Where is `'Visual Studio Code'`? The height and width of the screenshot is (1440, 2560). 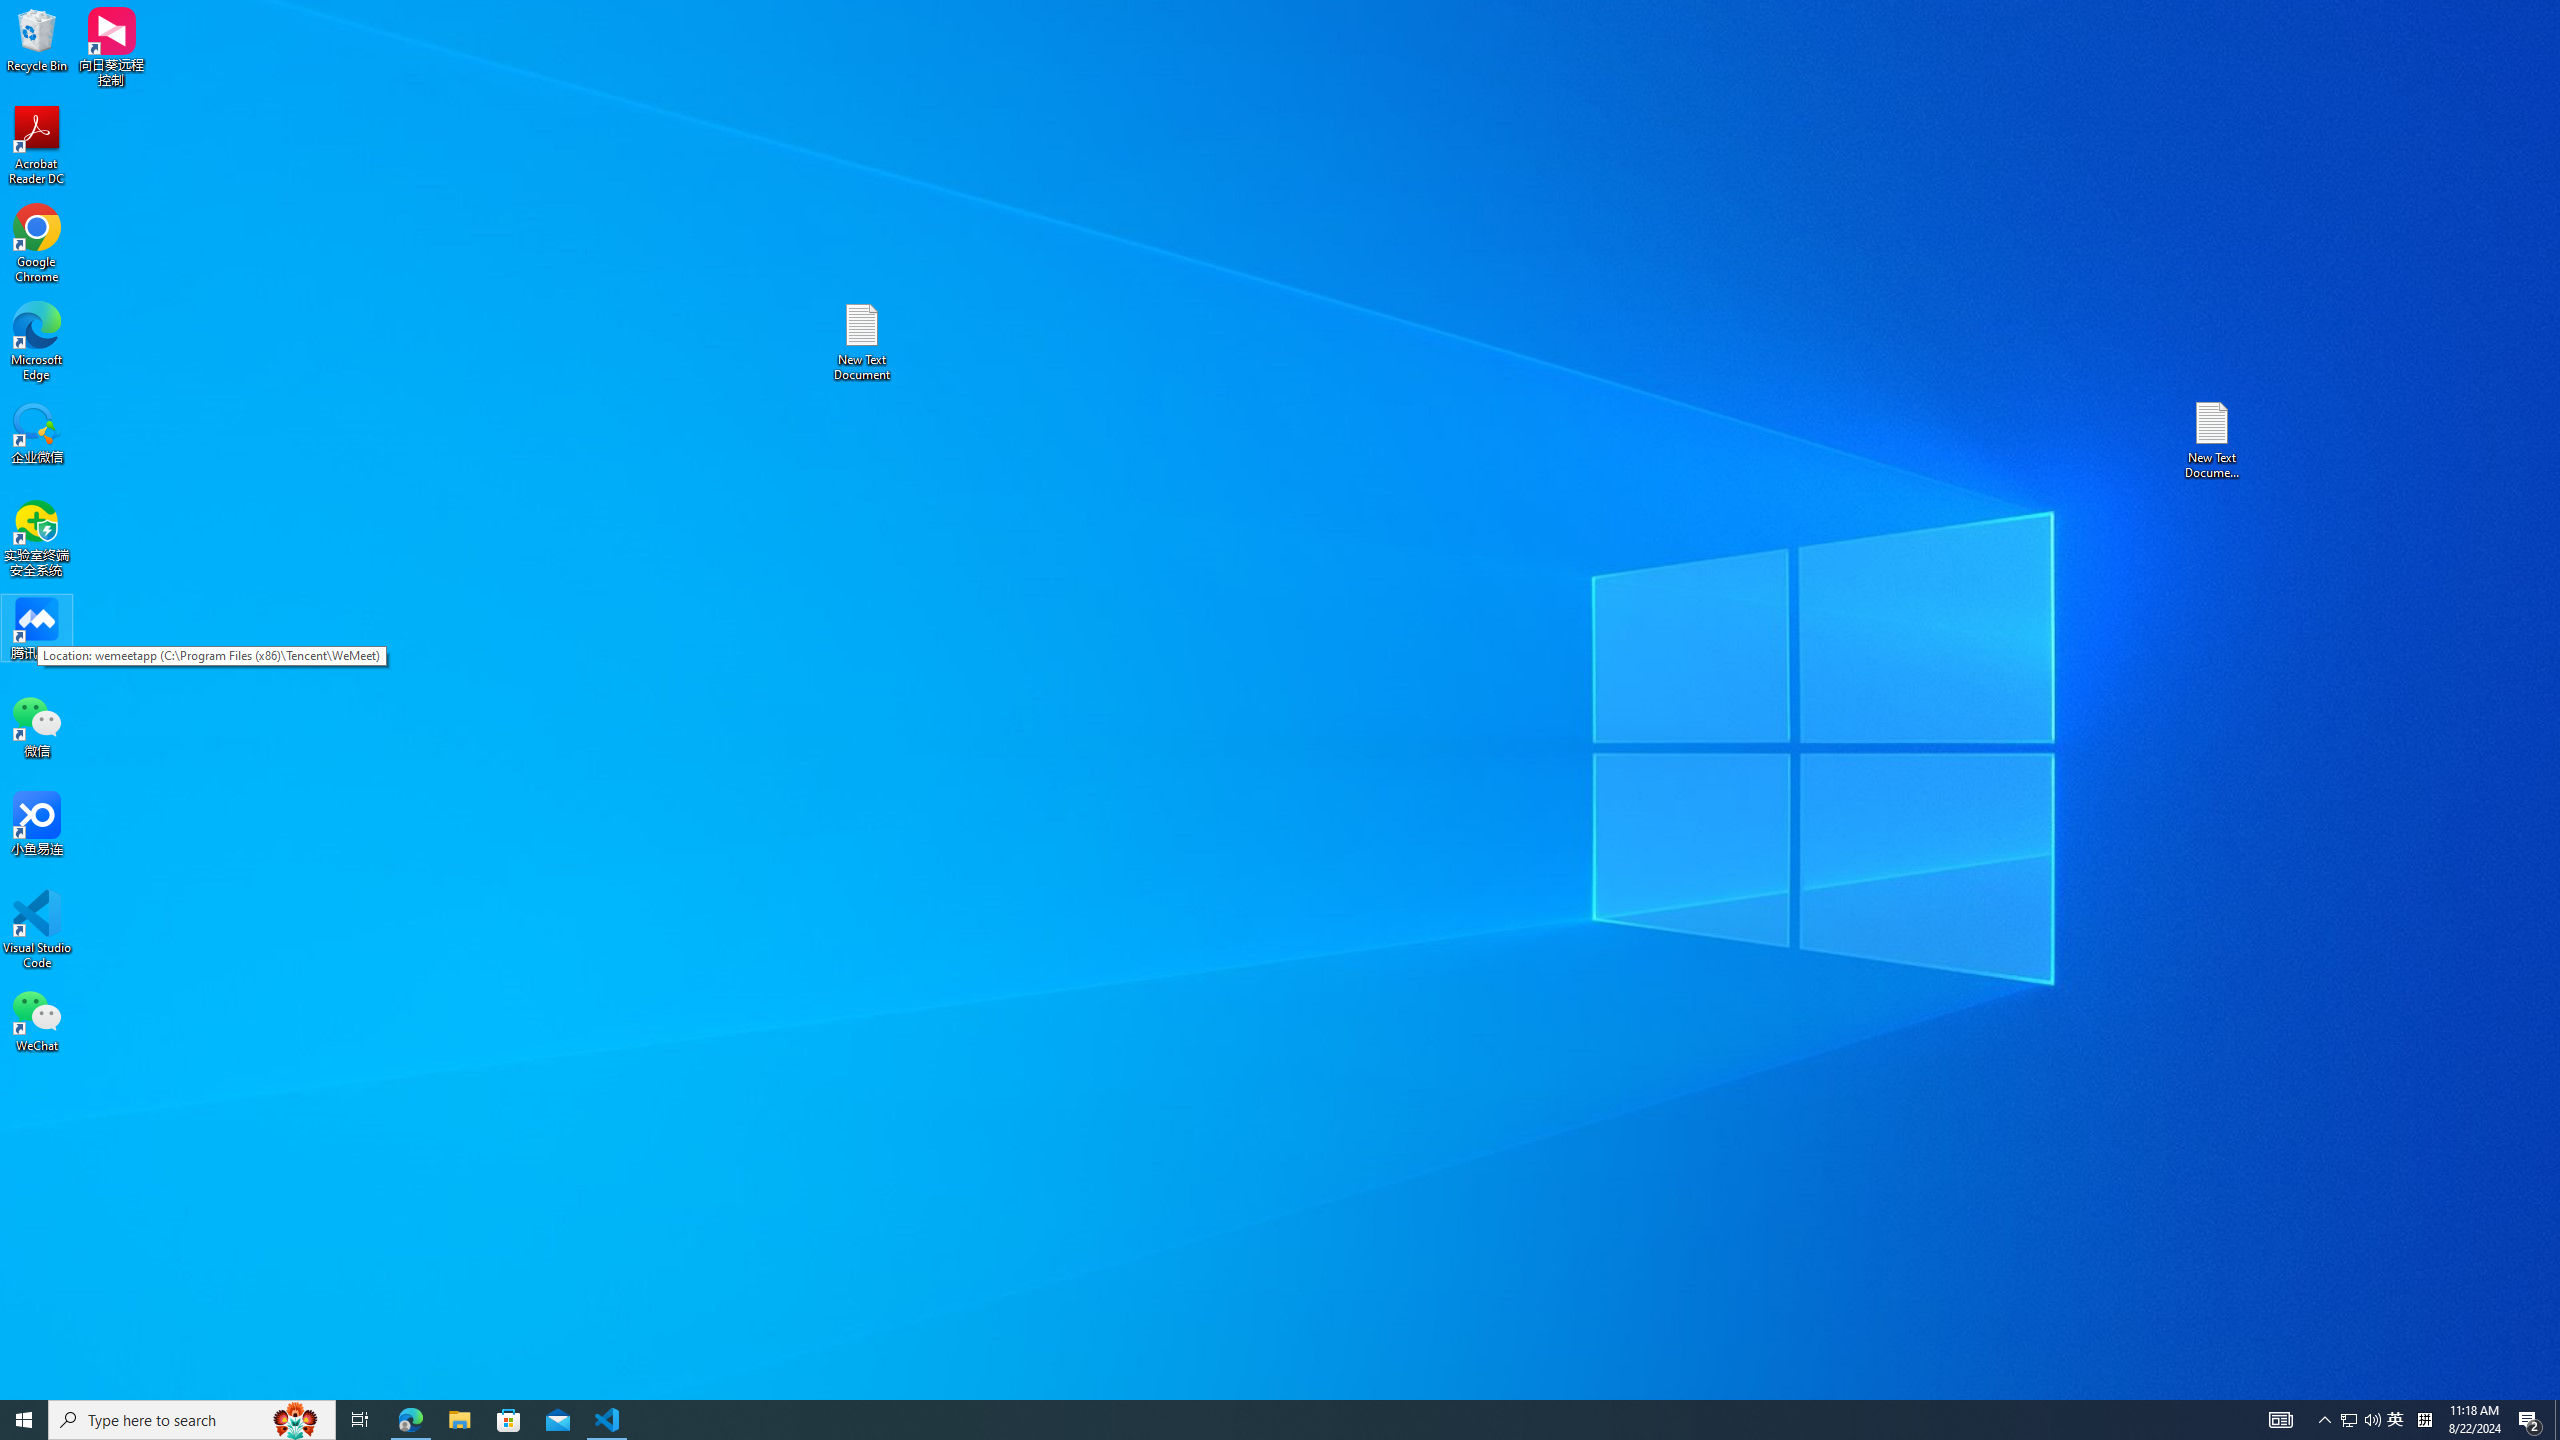
'Visual Studio Code' is located at coordinates (36, 928).